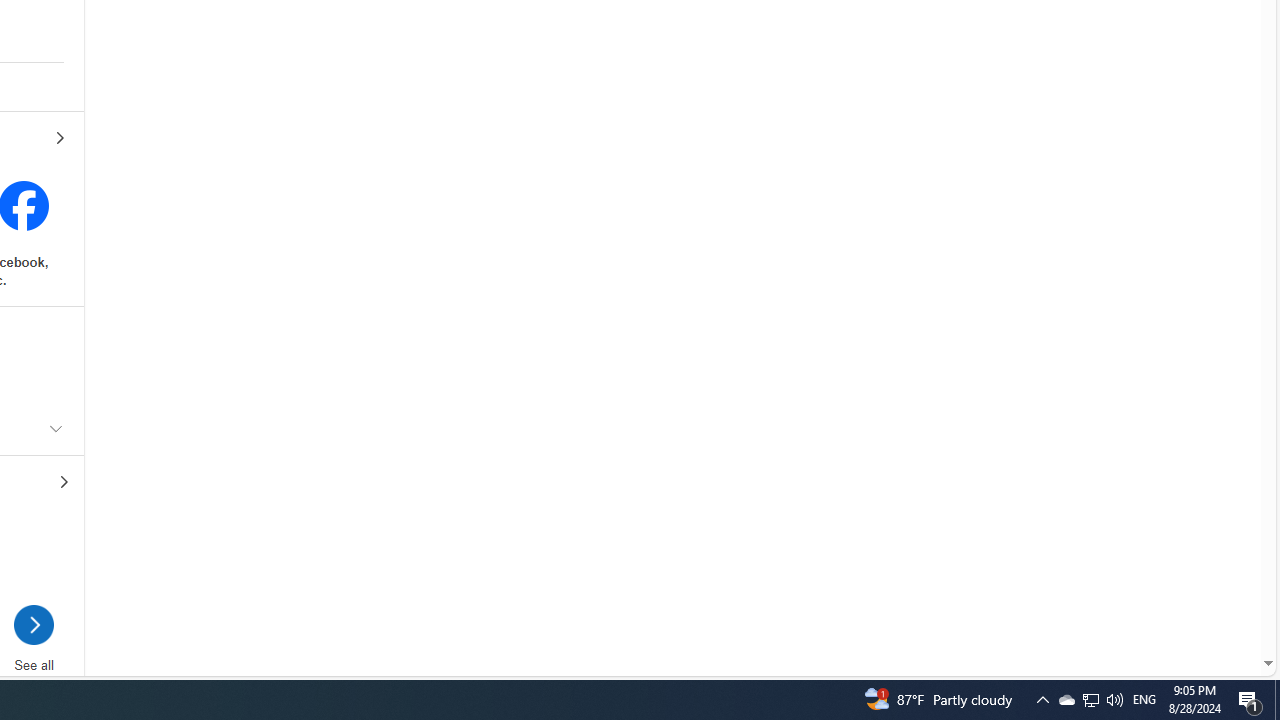 The image size is (1280, 720). Describe the element at coordinates (33, 647) in the screenshot. I see `'See all See all'` at that location.